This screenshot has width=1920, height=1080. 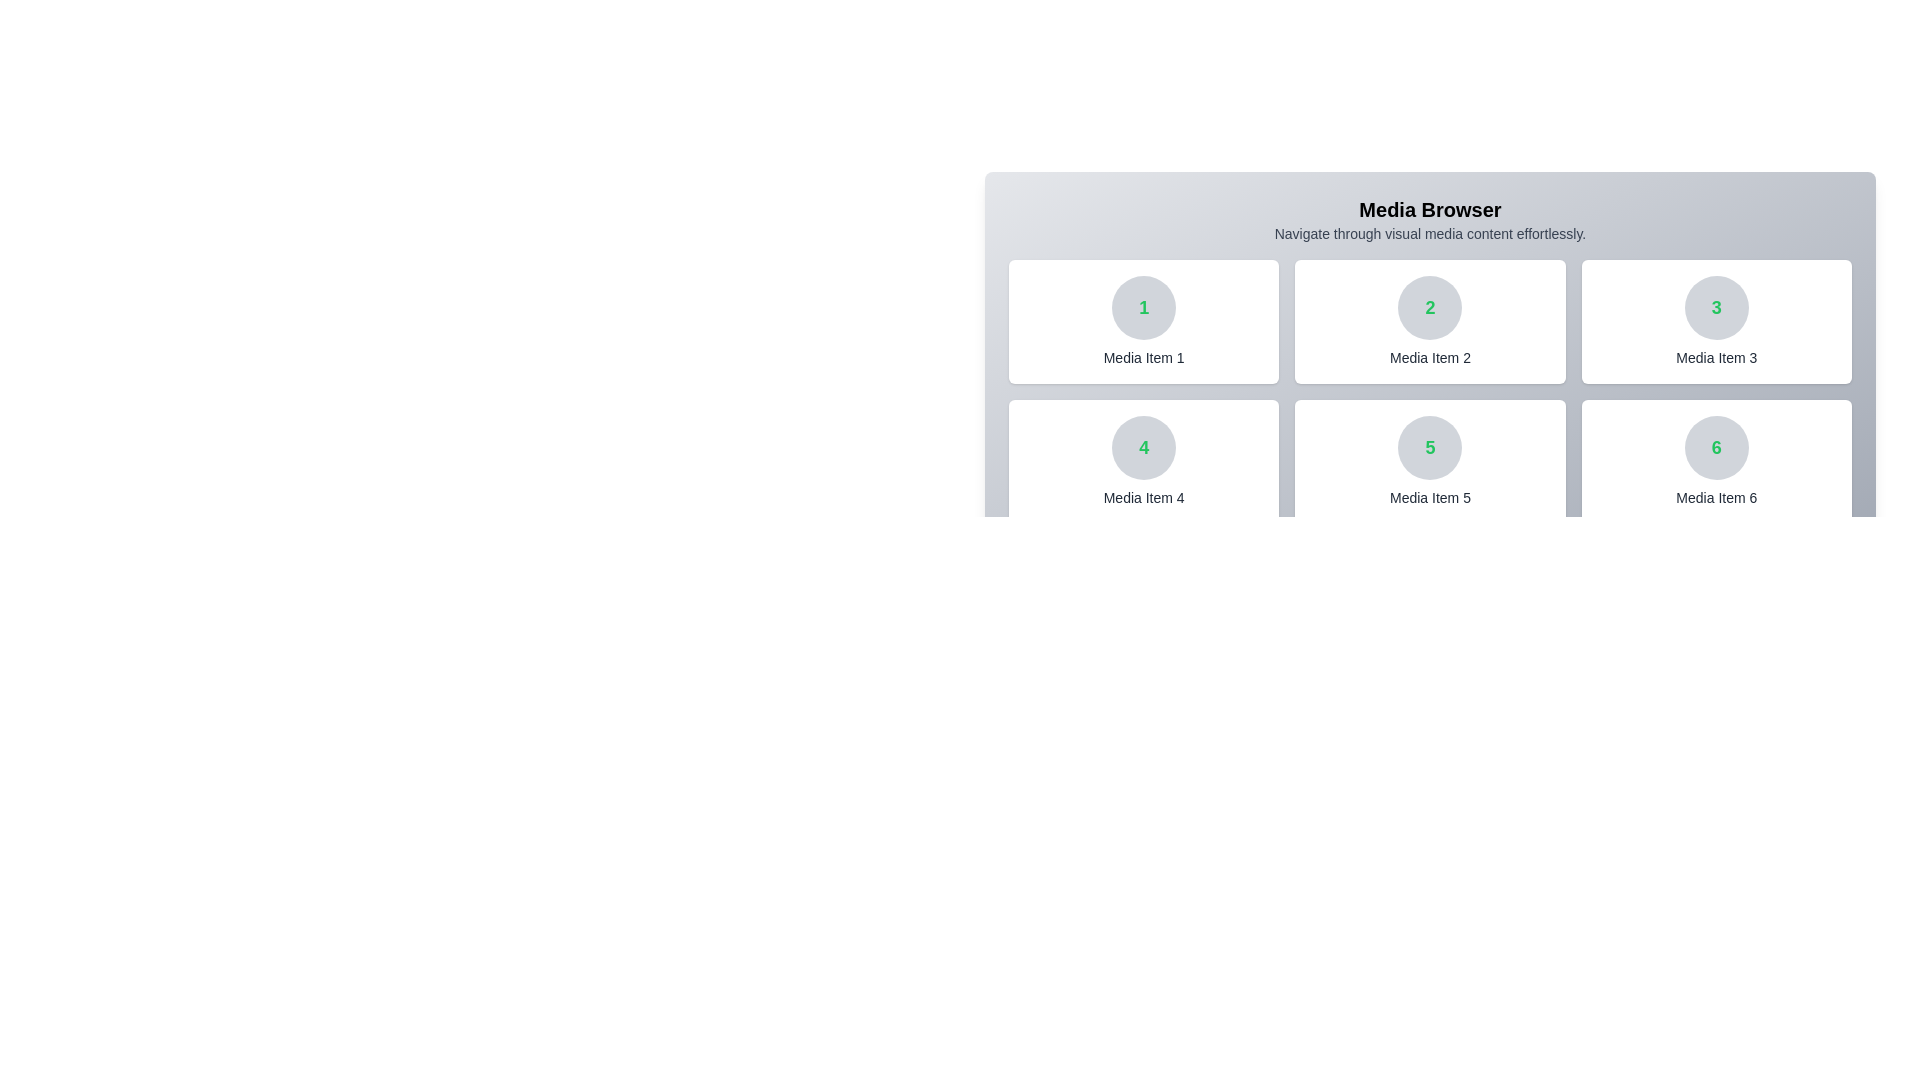 I want to click on the Card component displaying 'Media Item 2', characterized by its white rounded rectangle shape, gray circular icon with the number '2' in green, and the text label below it, so click(x=1429, y=320).